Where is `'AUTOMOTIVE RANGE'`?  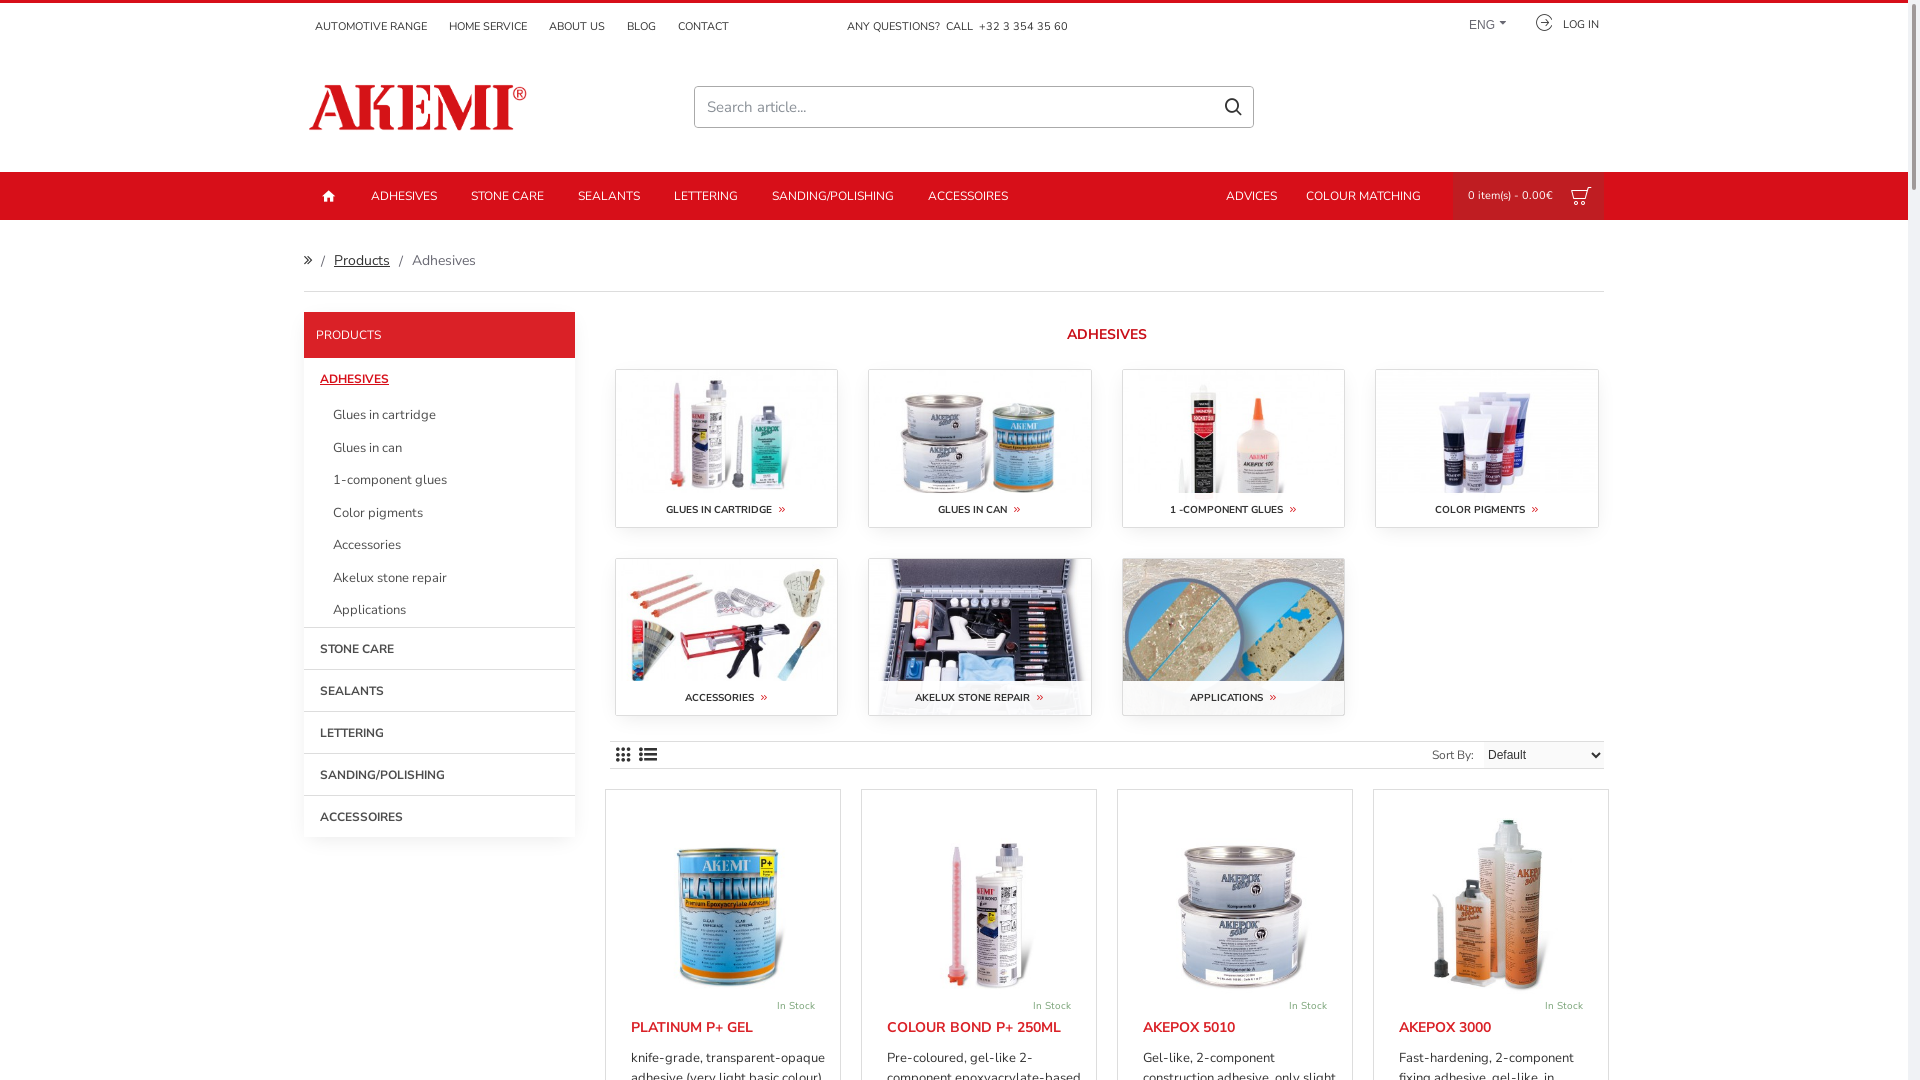
'AUTOMOTIVE RANGE' is located at coordinates (370, 27).